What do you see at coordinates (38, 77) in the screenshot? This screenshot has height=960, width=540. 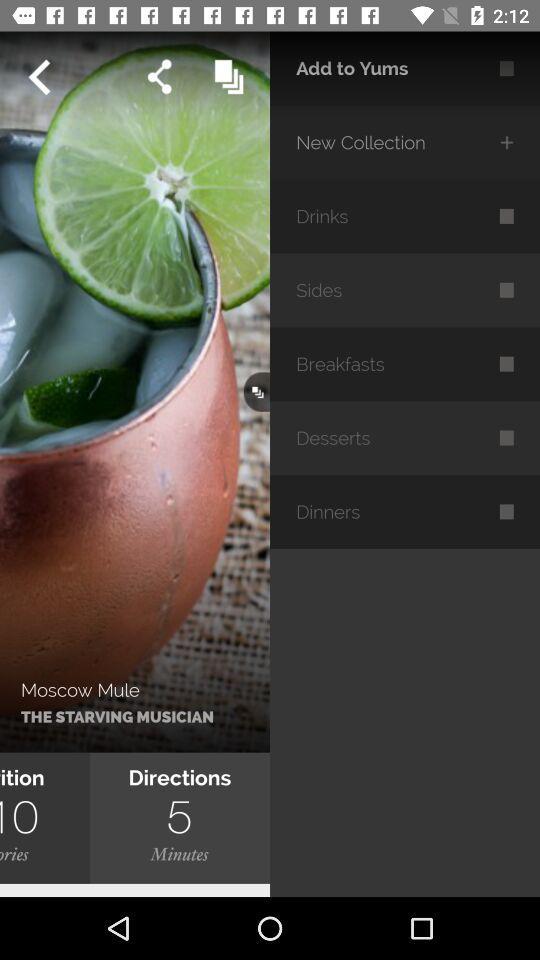 I see `go back` at bounding box center [38, 77].